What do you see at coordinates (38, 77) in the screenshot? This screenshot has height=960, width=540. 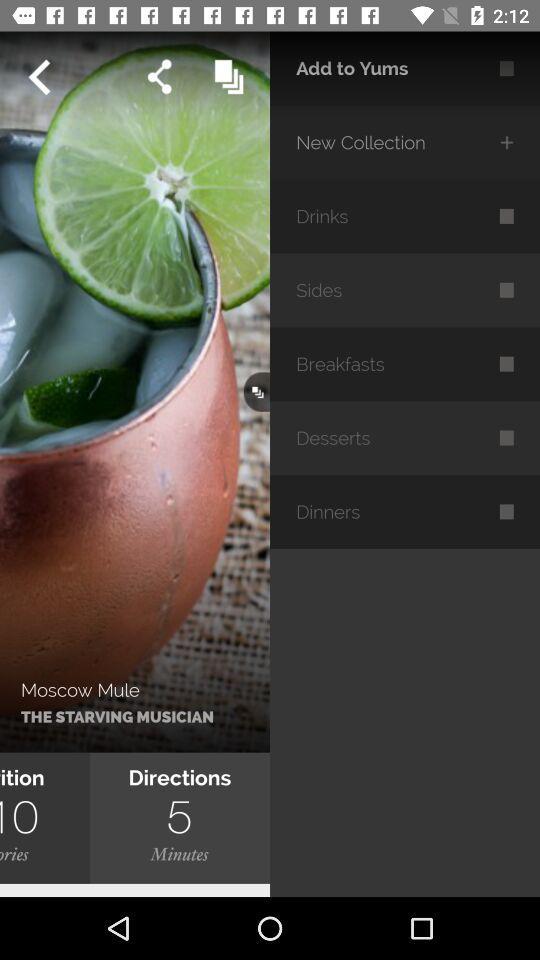 I see `go back` at bounding box center [38, 77].